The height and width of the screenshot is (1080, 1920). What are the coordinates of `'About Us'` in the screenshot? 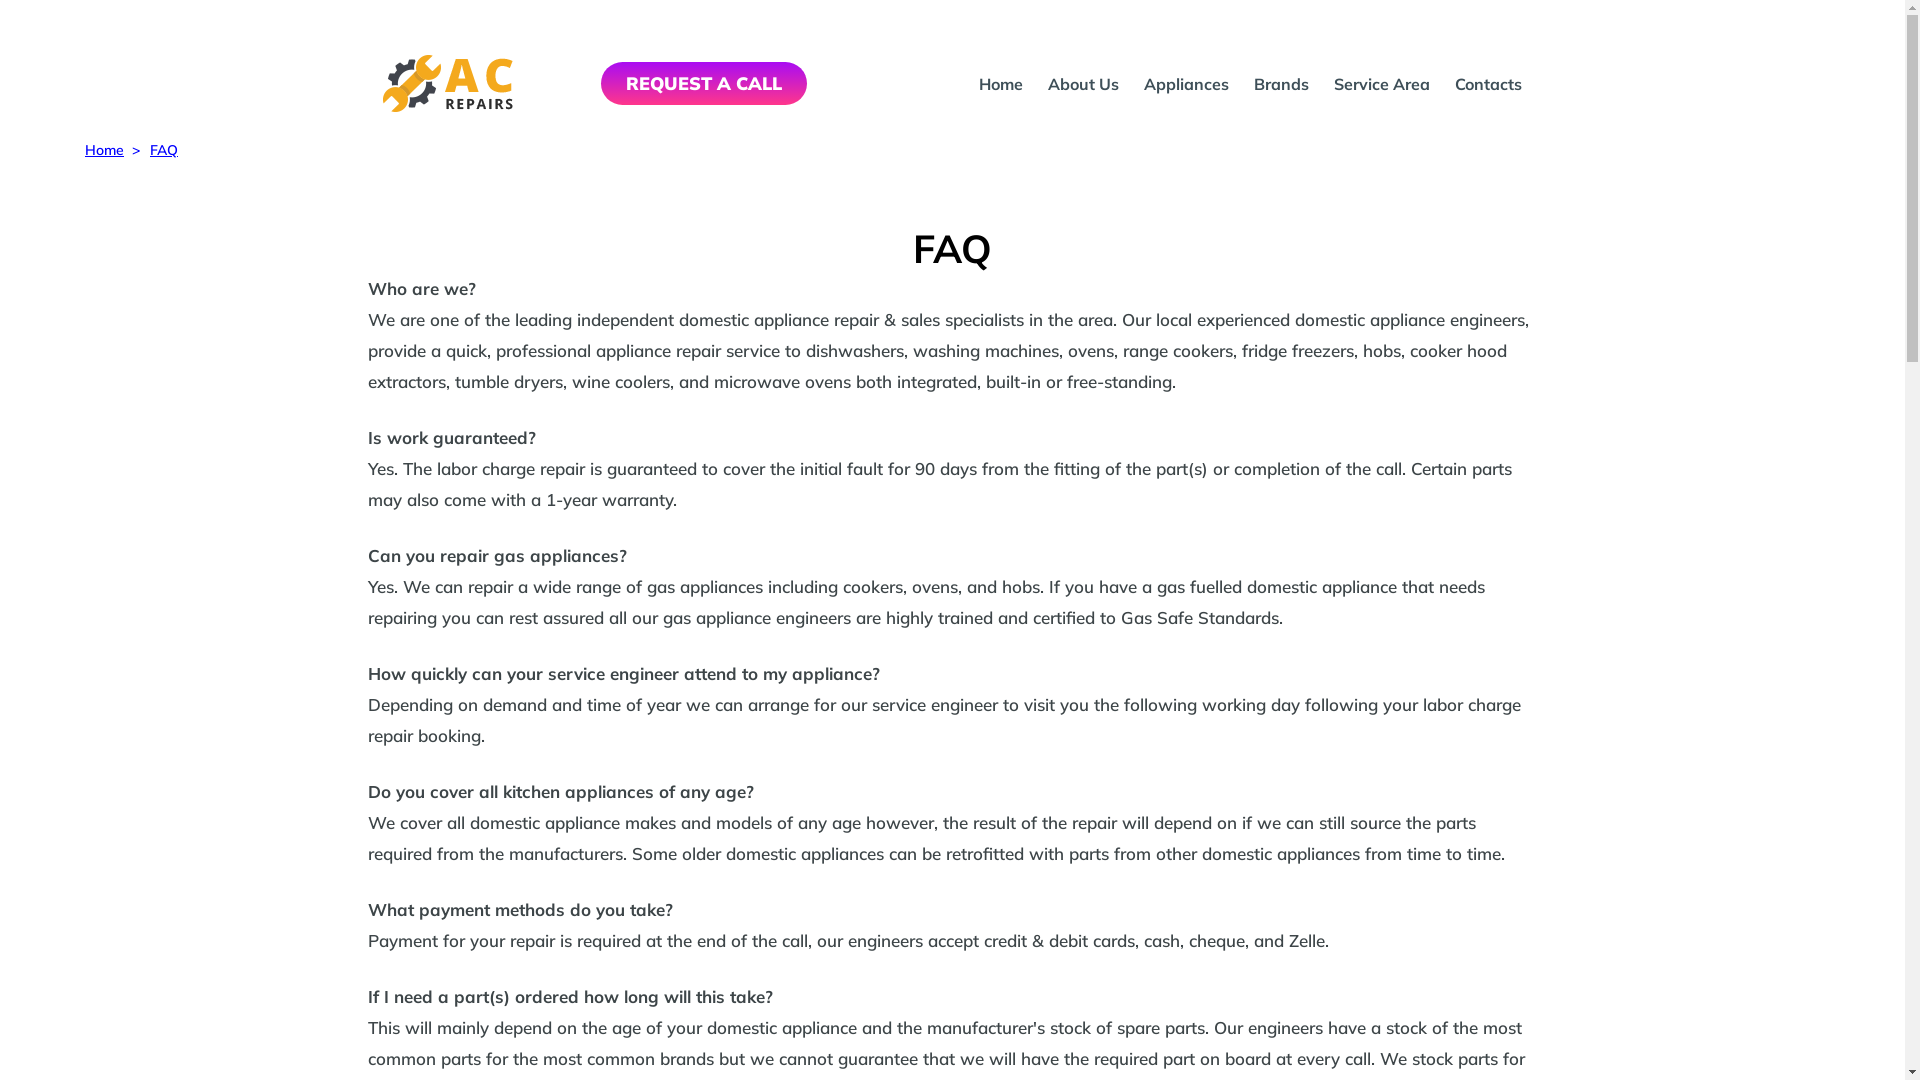 It's located at (1082, 83).